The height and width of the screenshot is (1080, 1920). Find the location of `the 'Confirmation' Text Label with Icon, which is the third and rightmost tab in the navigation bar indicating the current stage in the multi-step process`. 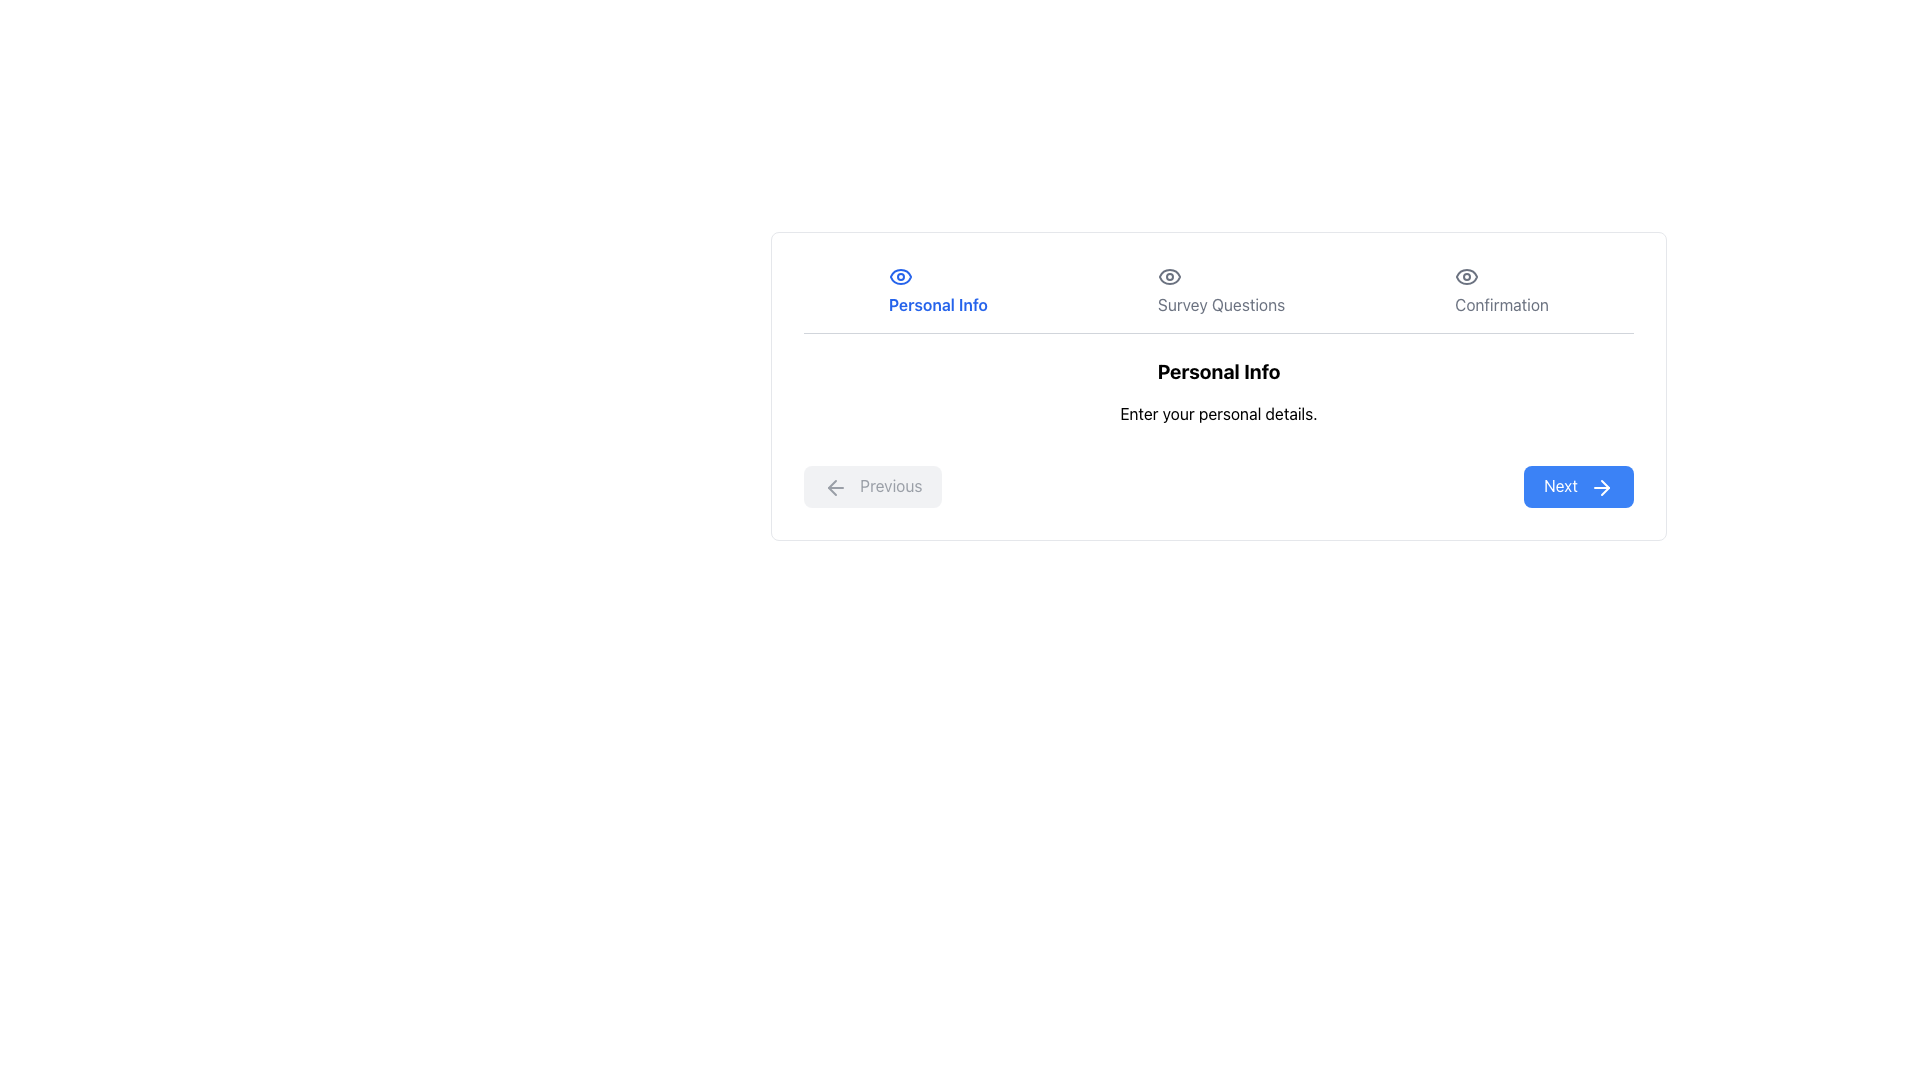

the 'Confirmation' Text Label with Icon, which is the third and rightmost tab in the navigation bar indicating the current stage in the multi-step process is located at coordinates (1502, 290).